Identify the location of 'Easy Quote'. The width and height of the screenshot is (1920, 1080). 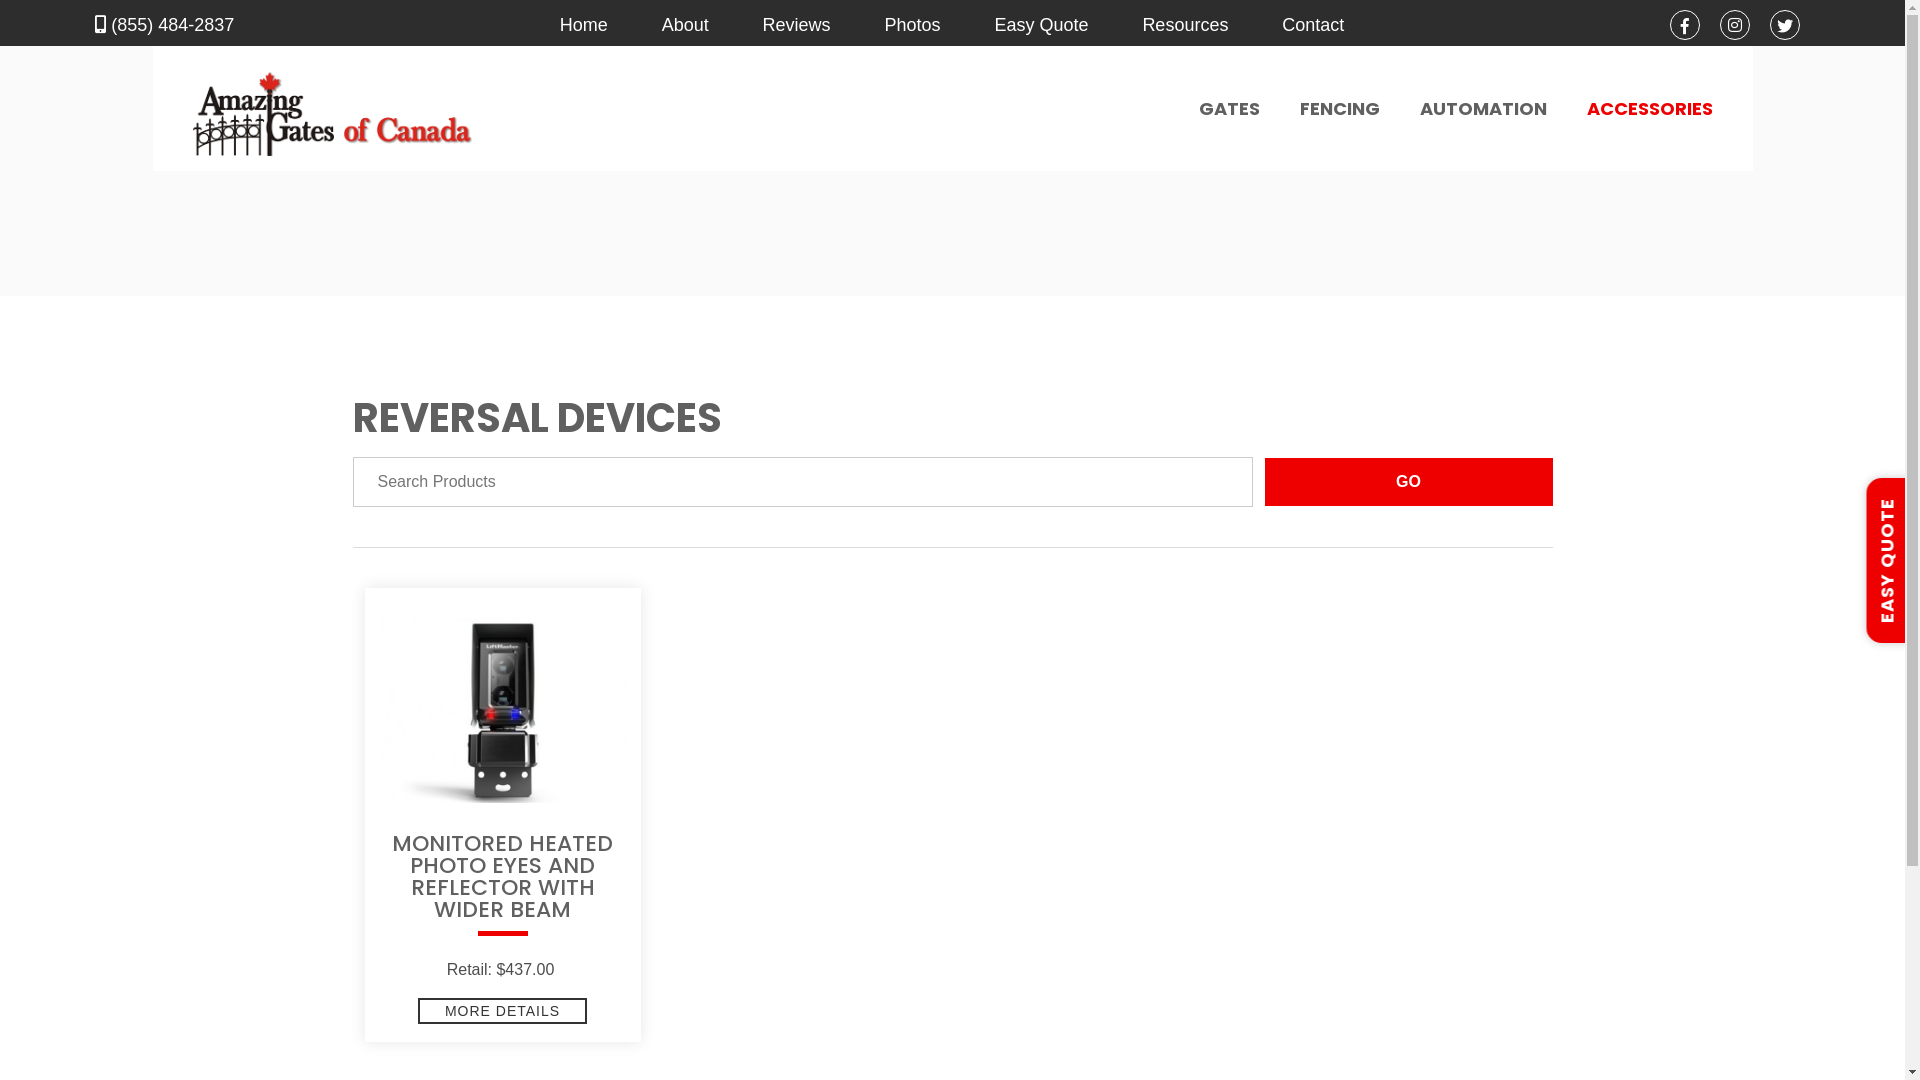
(1040, 24).